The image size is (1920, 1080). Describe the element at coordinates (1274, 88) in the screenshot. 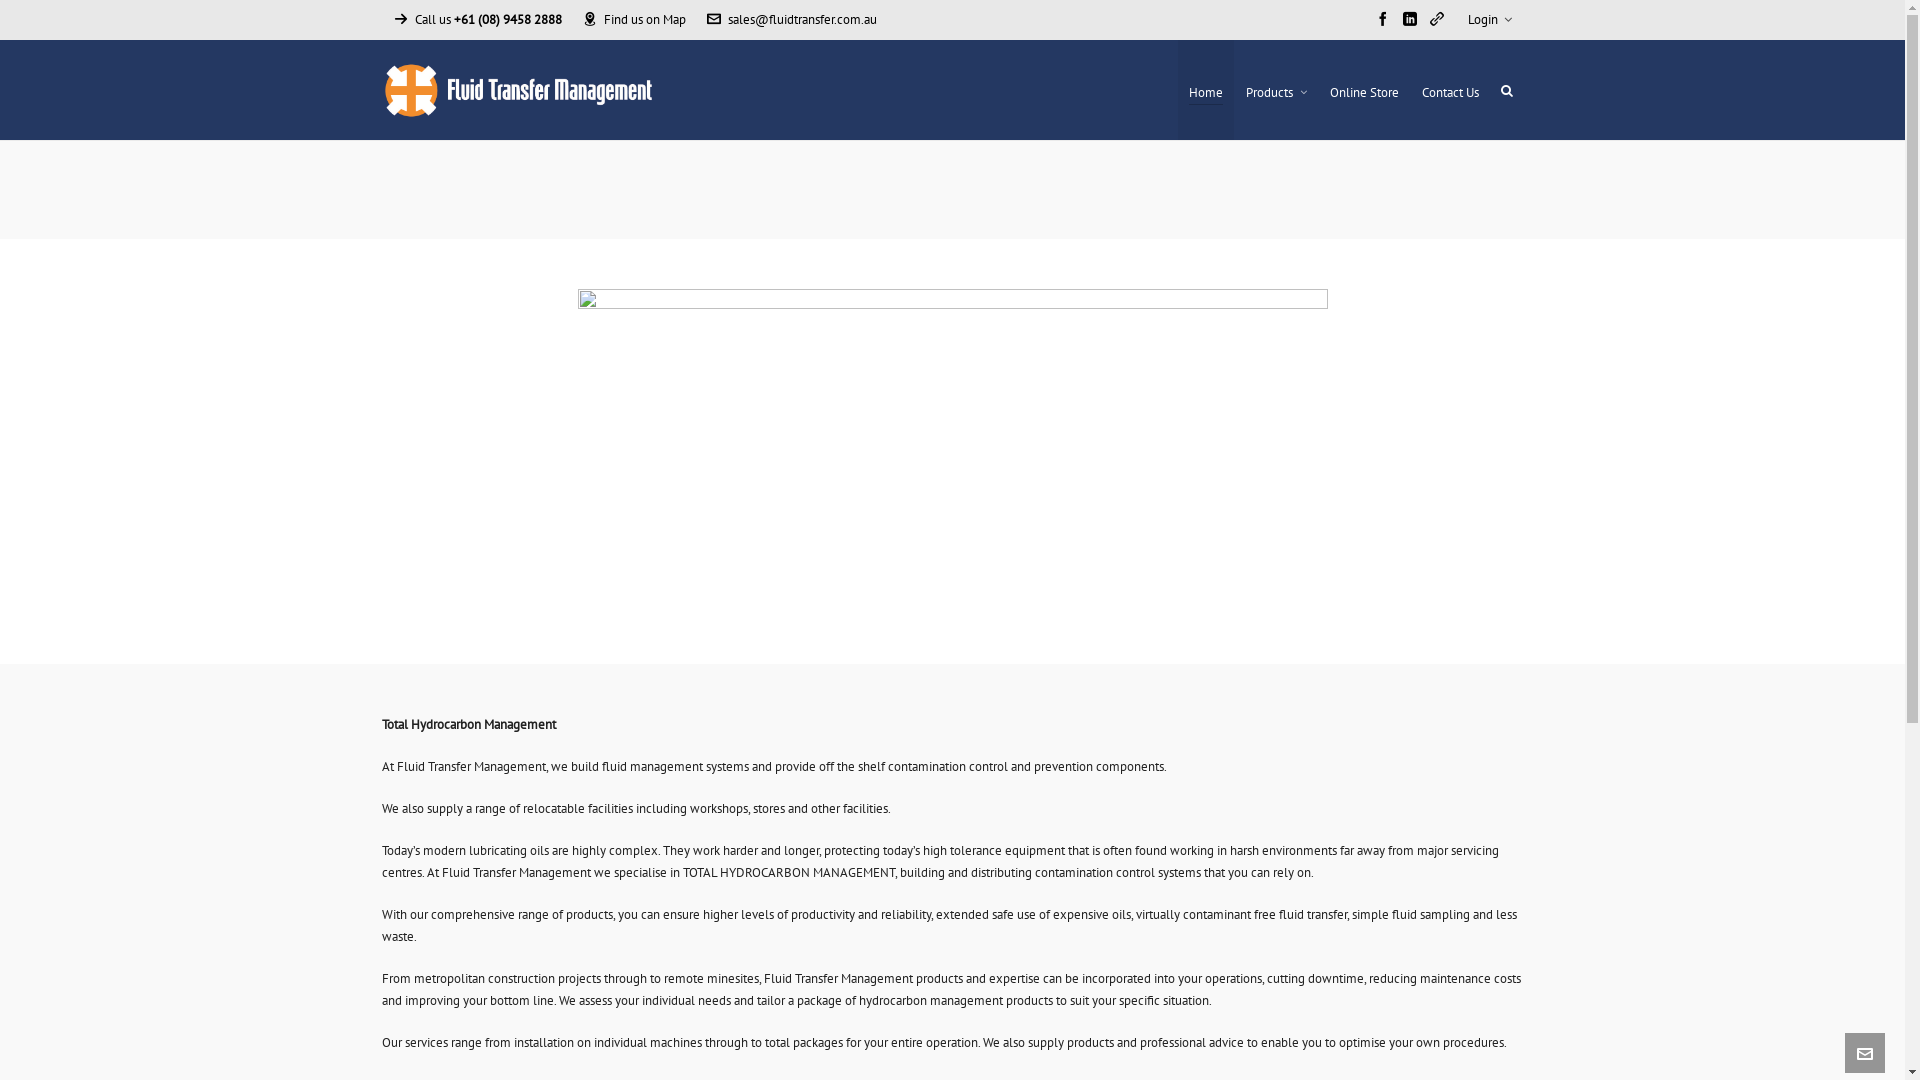

I see `'Products'` at that location.